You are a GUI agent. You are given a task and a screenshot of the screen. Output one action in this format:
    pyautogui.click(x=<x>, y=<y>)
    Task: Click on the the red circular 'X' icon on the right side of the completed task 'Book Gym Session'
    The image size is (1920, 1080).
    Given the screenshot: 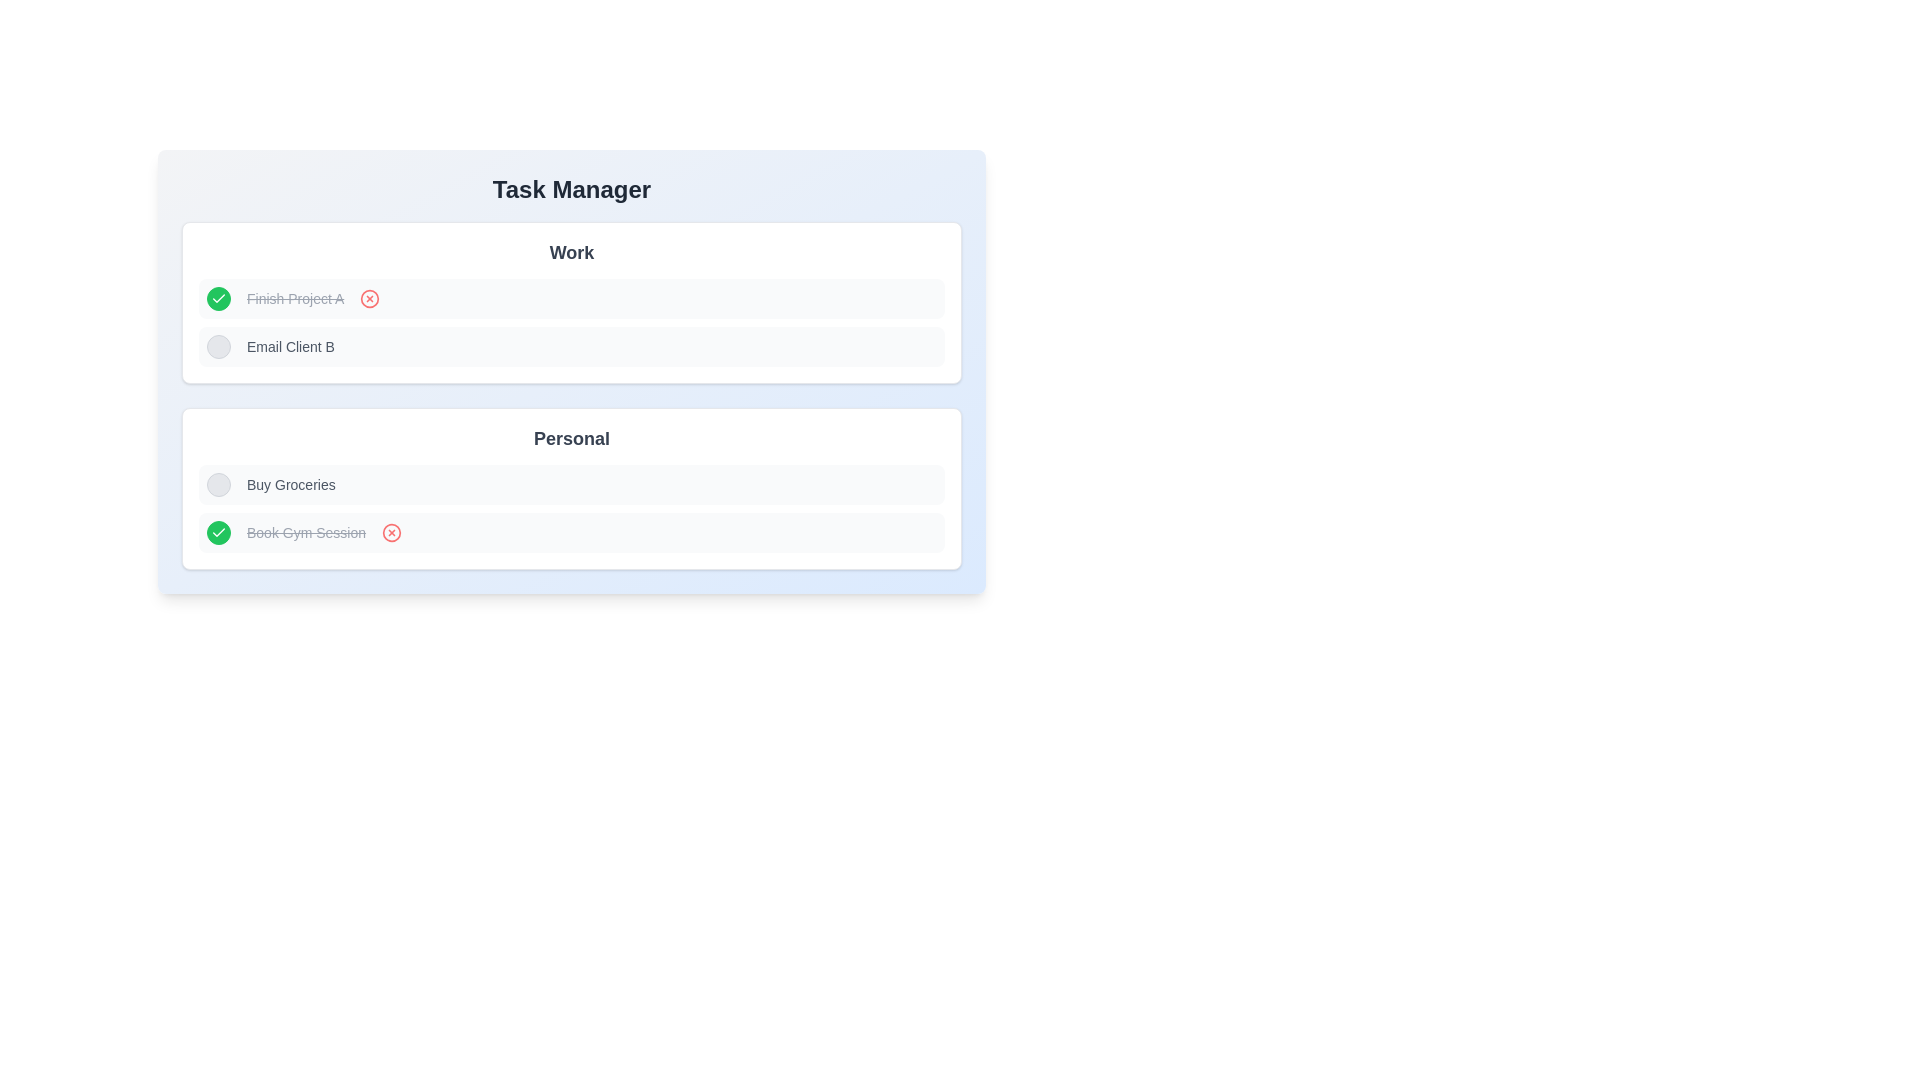 What is the action you would take?
    pyautogui.click(x=570, y=531)
    